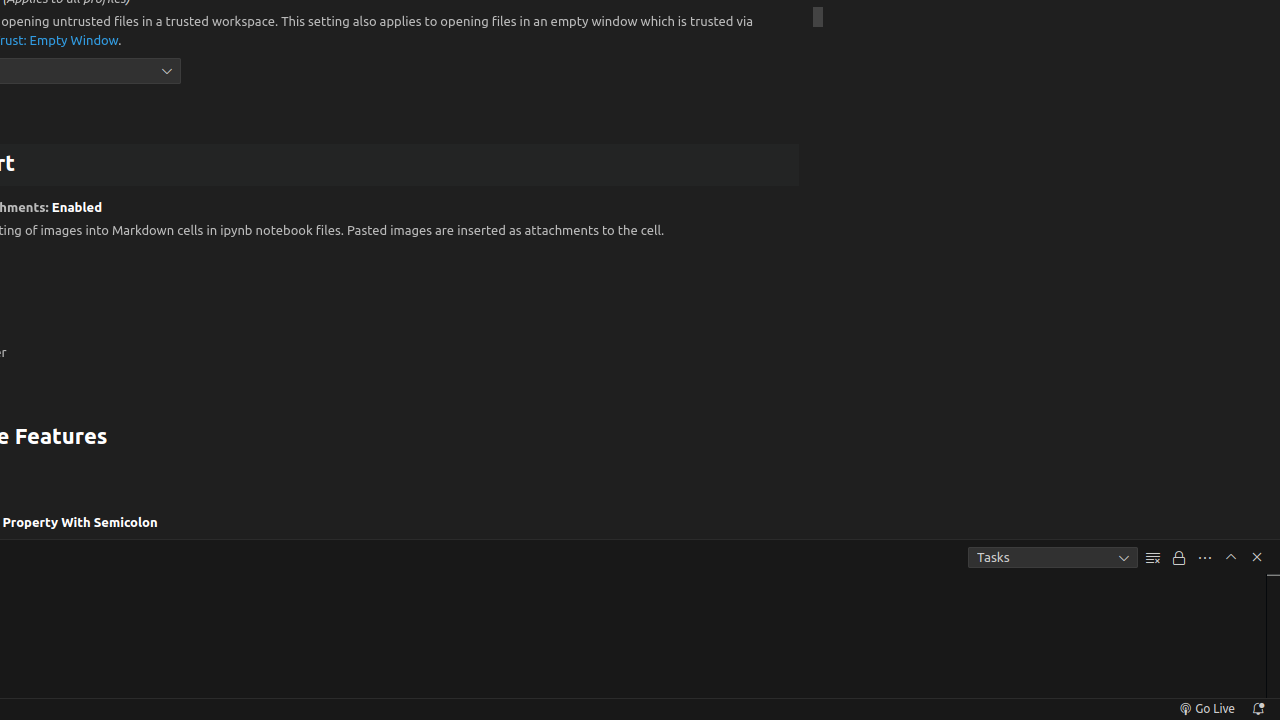  I want to click on 'Turn Auto Scrolling Off', so click(1179, 557).